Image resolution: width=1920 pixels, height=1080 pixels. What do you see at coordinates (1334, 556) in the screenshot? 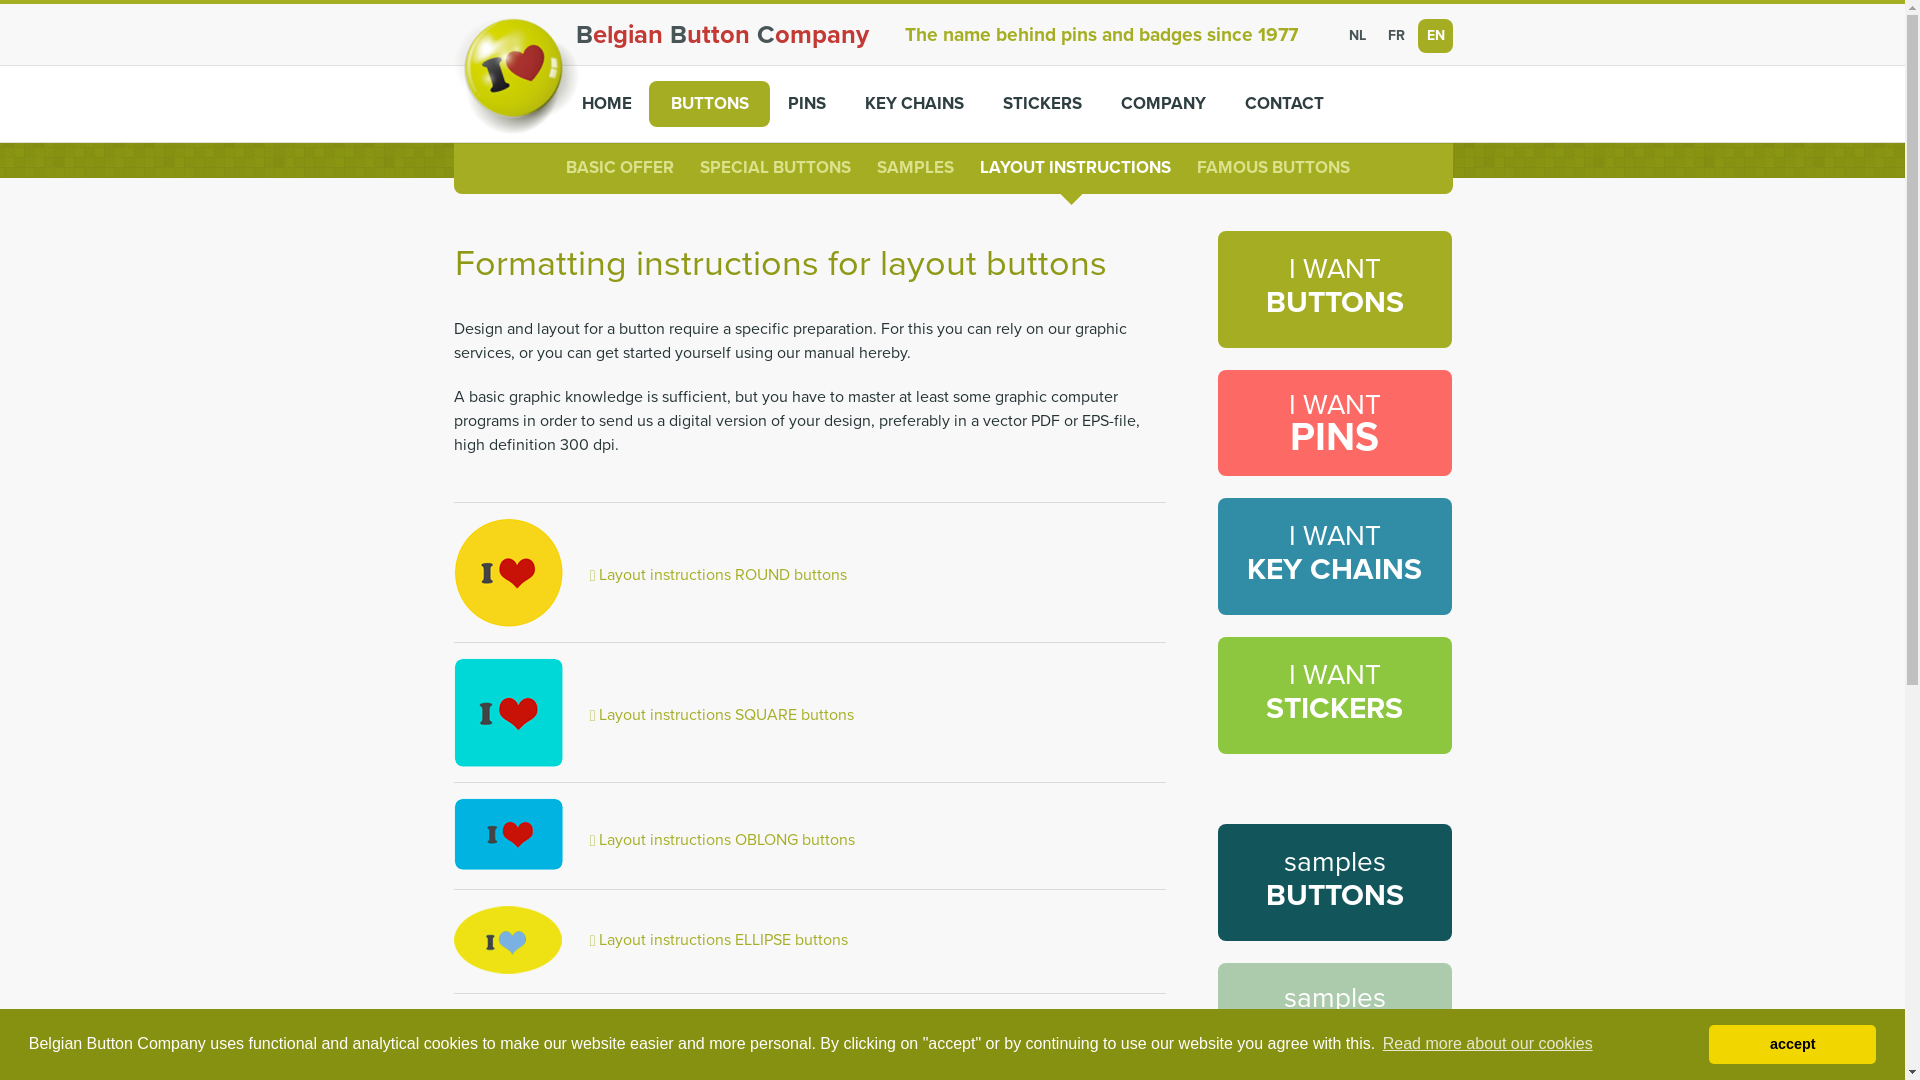
I see `'I WANT` at bounding box center [1334, 556].